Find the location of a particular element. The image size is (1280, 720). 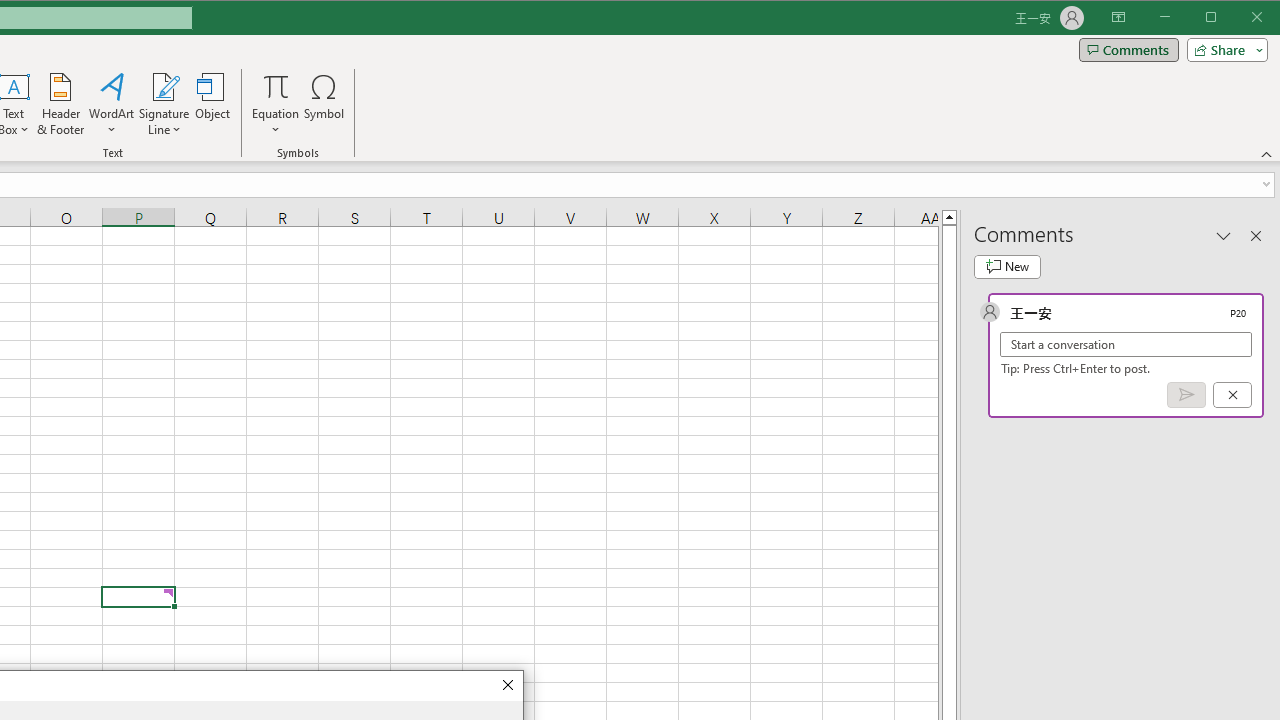

'Header & Footer...' is located at coordinates (60, 104).